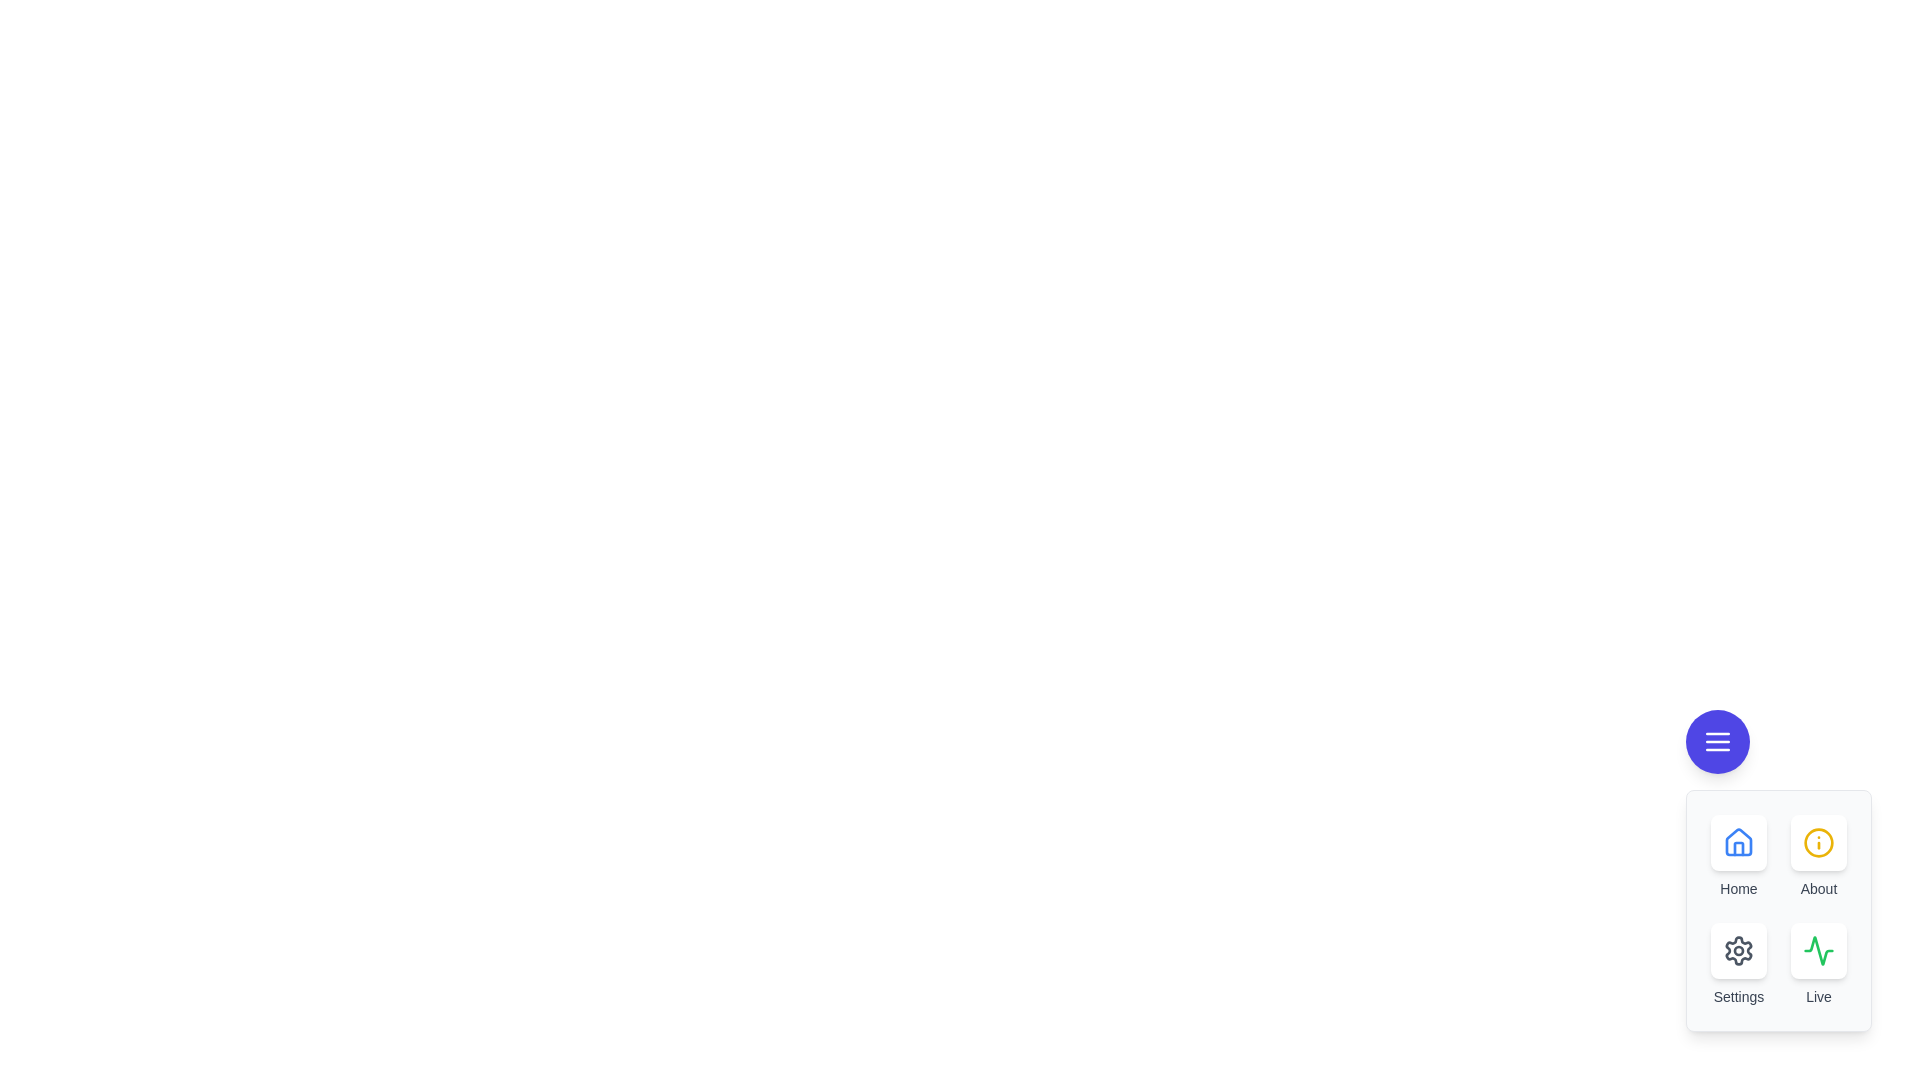 The width and height of the screenshot is (1920, 1080). What do you see at coordinates (1819, 843) in the screenshot?
I see `the button labeled About to observe its hover effect` at bounding box center [1819, 843].